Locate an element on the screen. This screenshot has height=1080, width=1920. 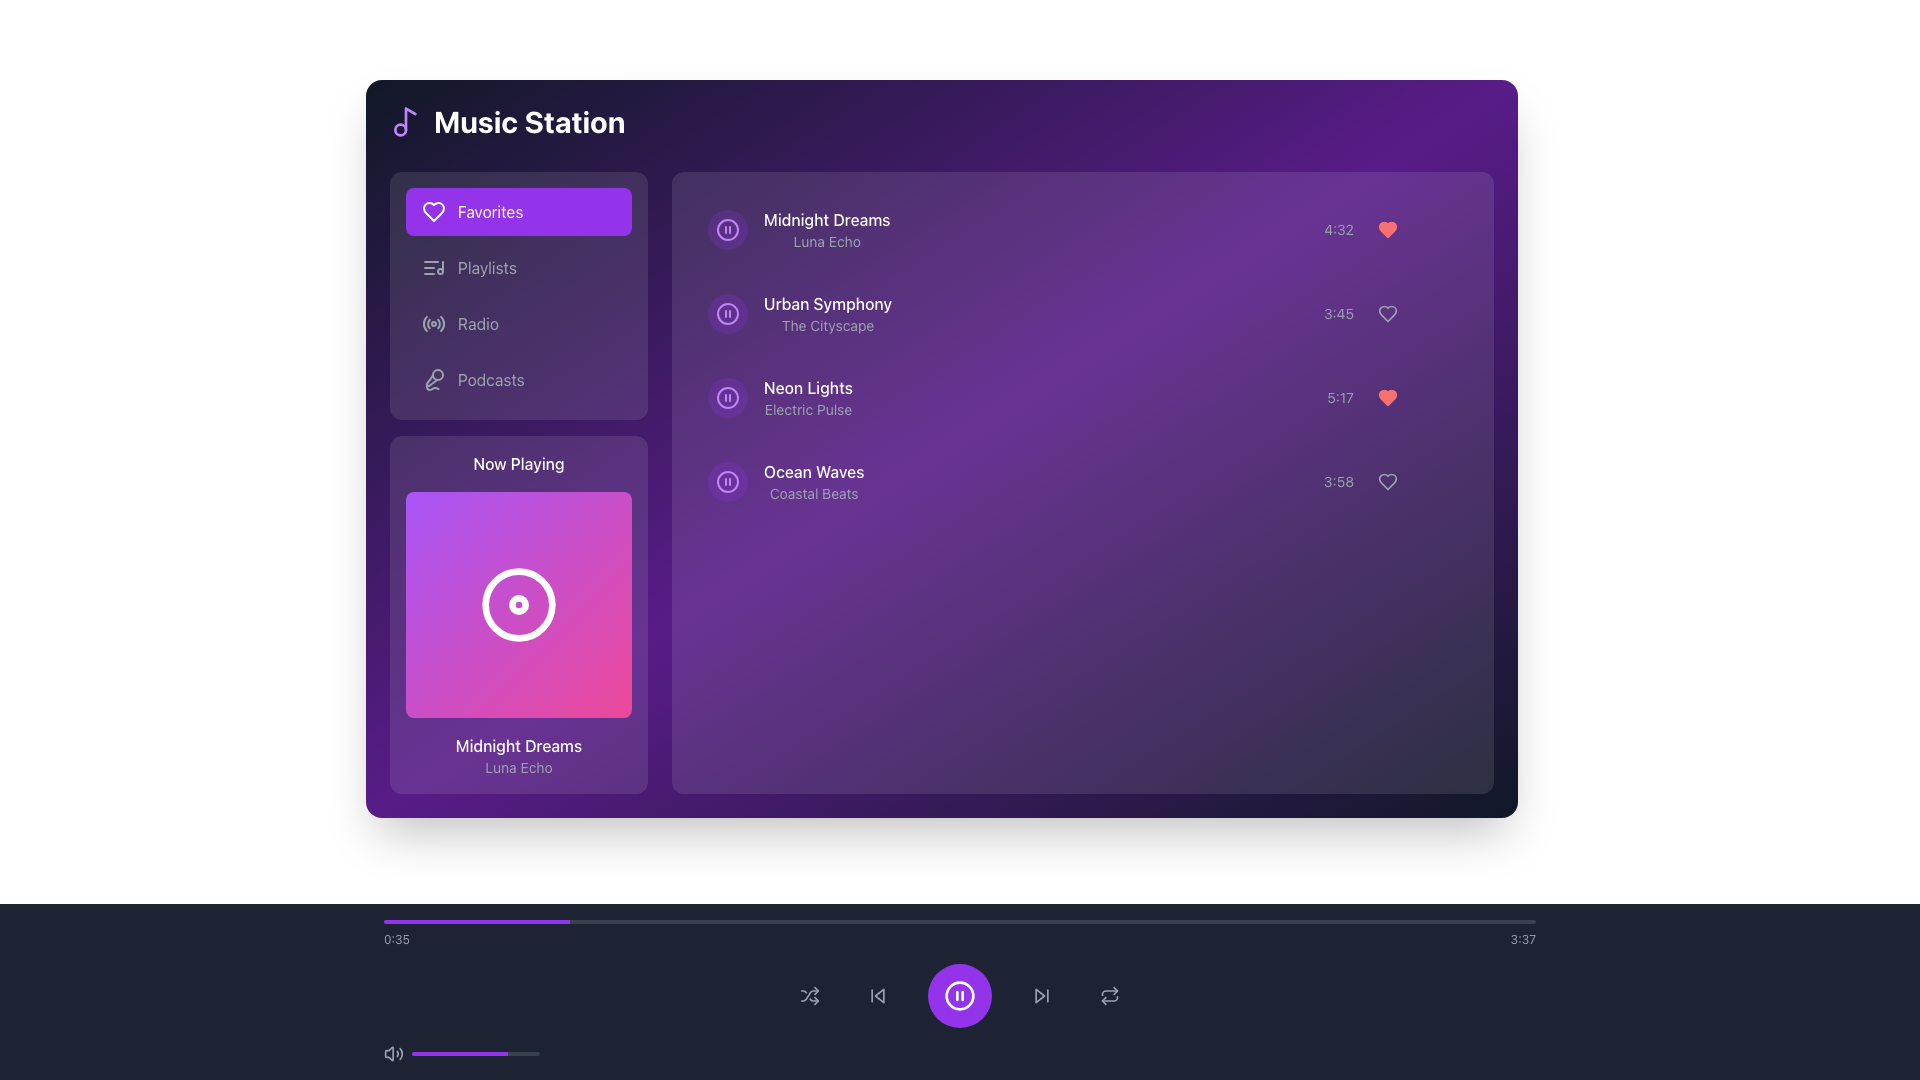
the 'Playlists' icon within the sidebar navigation menu, which resembles a list with a musical note and is styled with a thin outline is located at coordinates (432, 266).